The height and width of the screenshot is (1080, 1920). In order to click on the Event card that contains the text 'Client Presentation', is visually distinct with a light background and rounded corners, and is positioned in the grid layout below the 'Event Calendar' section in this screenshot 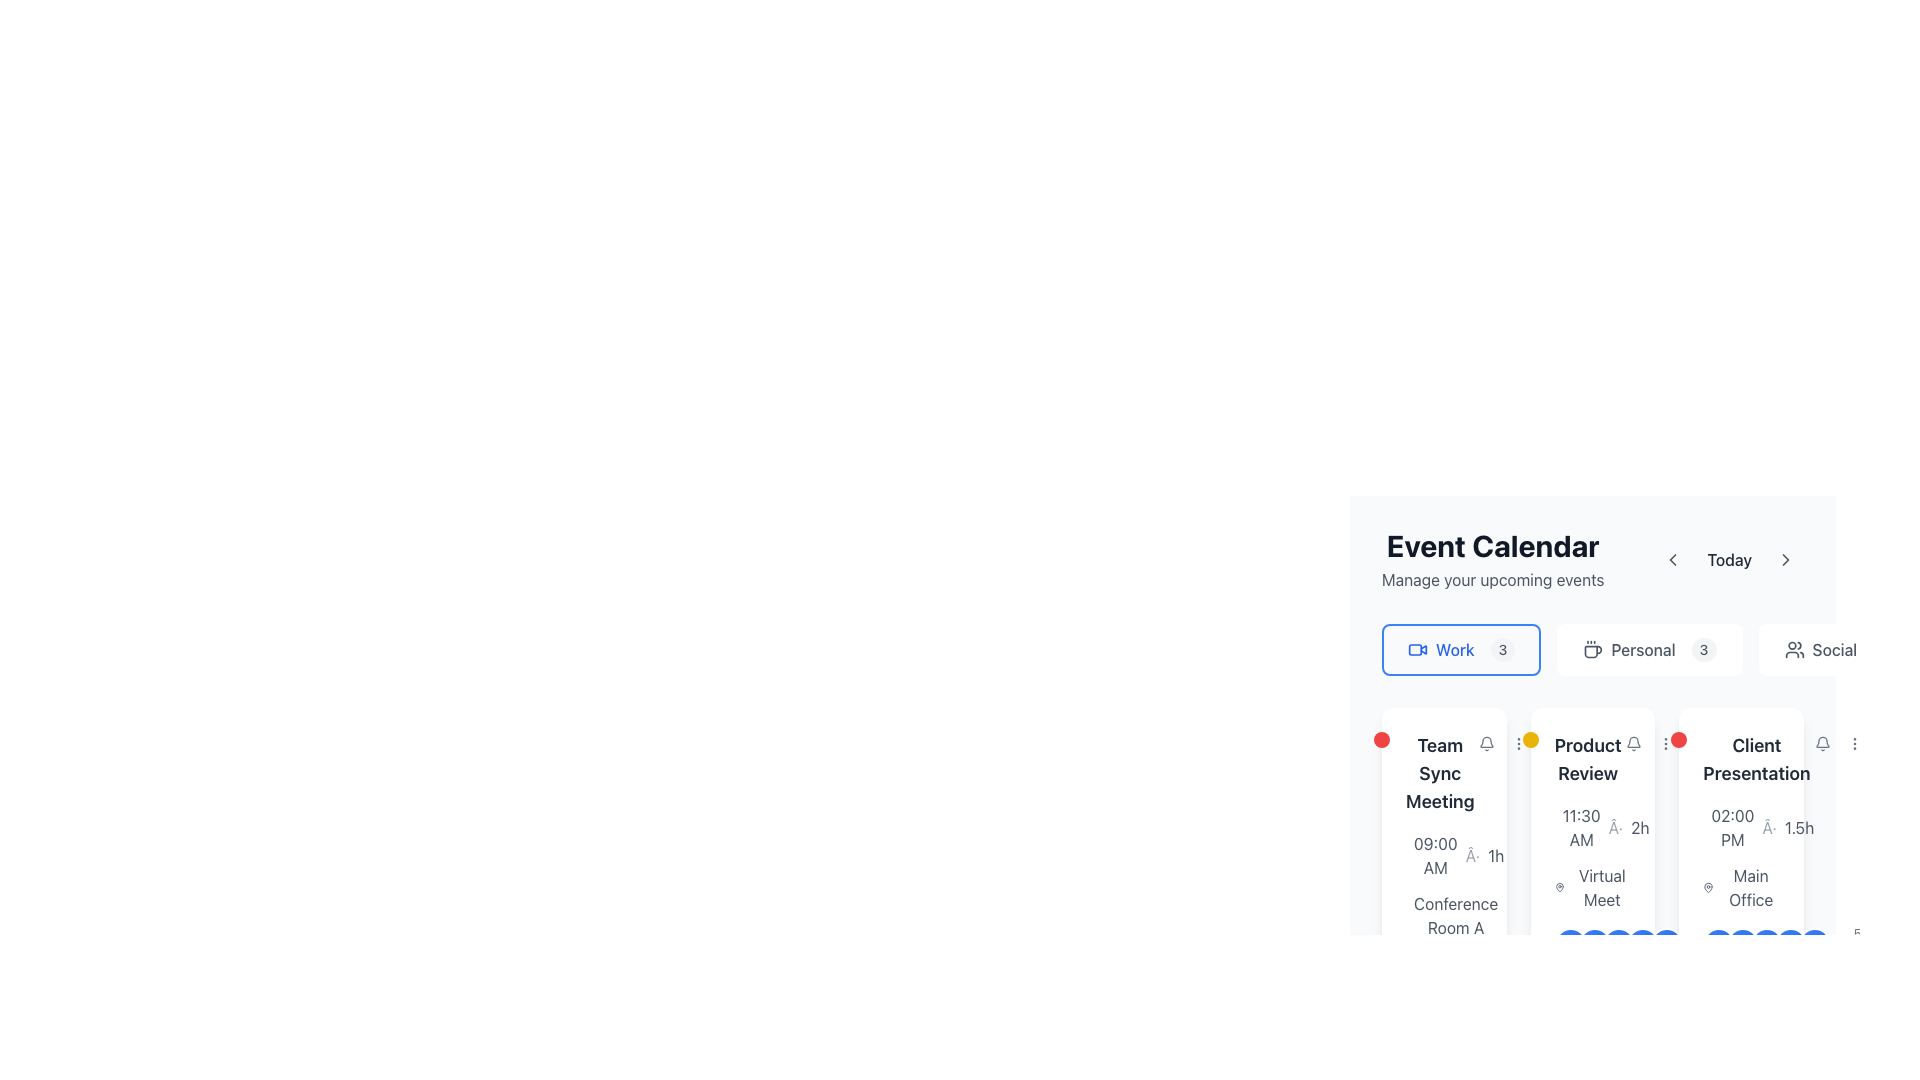, I will do `click(1740, 877)`.